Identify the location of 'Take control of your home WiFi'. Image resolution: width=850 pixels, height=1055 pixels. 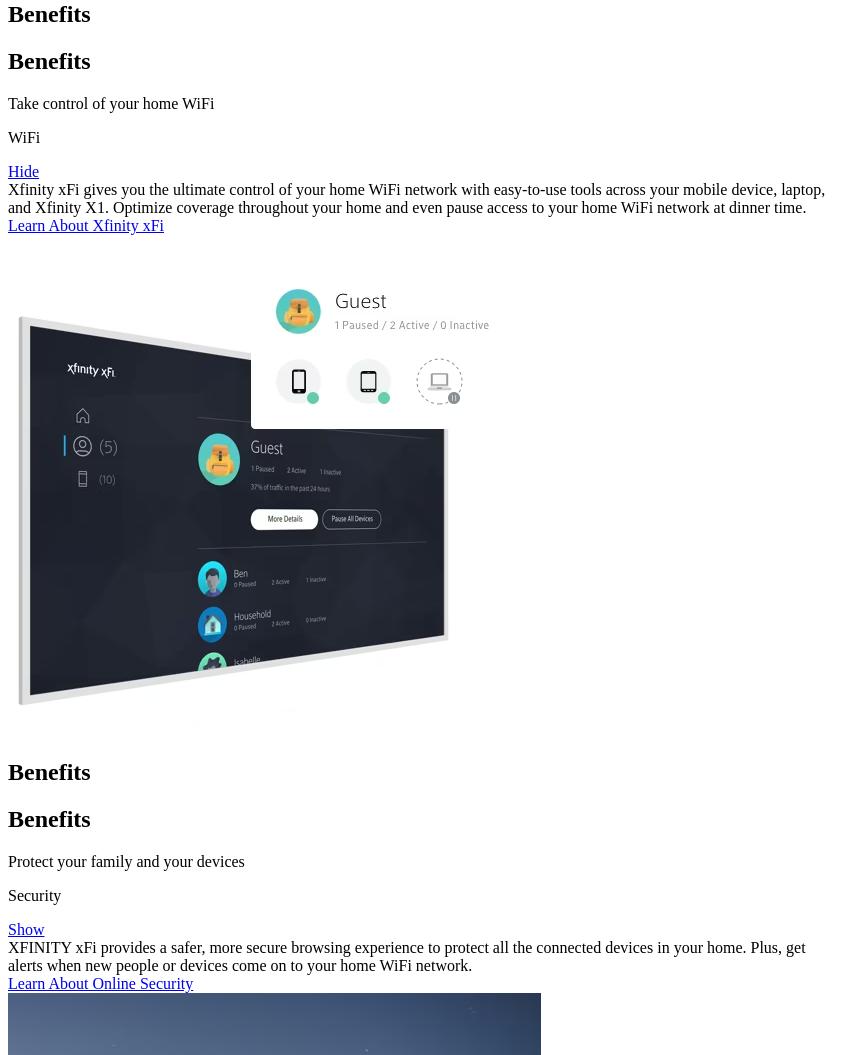
(110, 102).